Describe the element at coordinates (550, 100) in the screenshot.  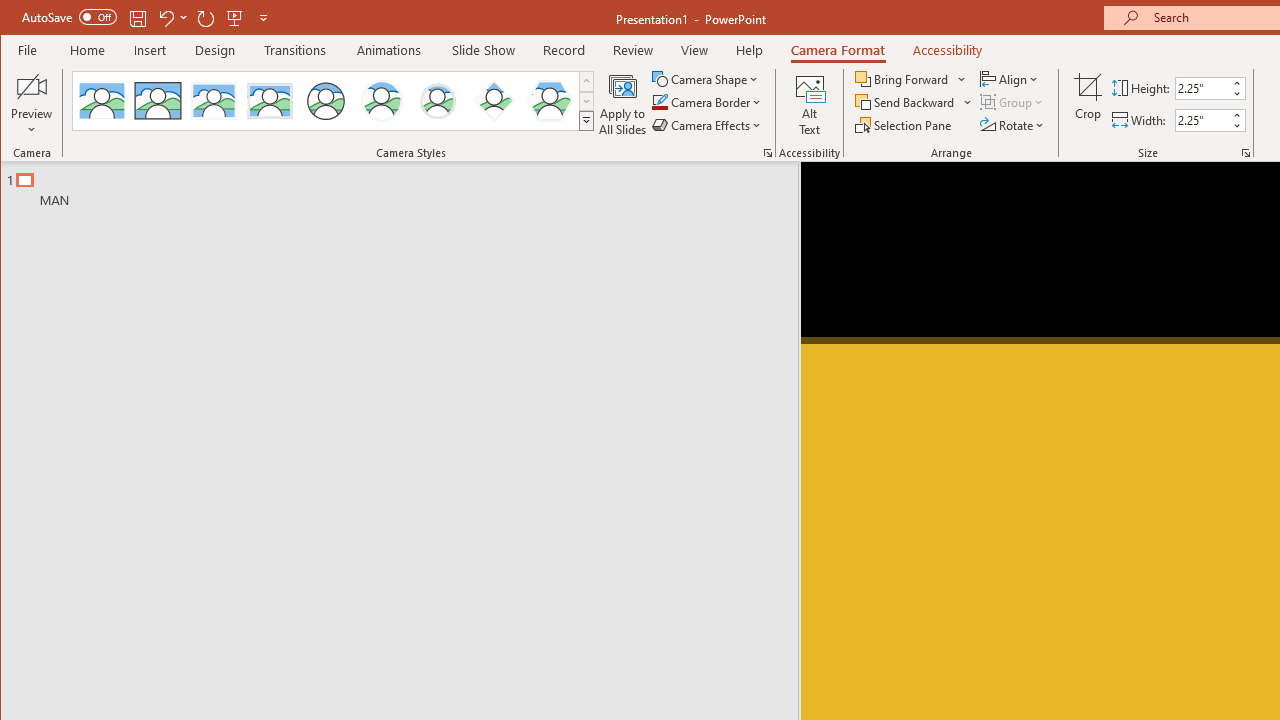
I see `'Center Shadow Hexagon'` at that location.